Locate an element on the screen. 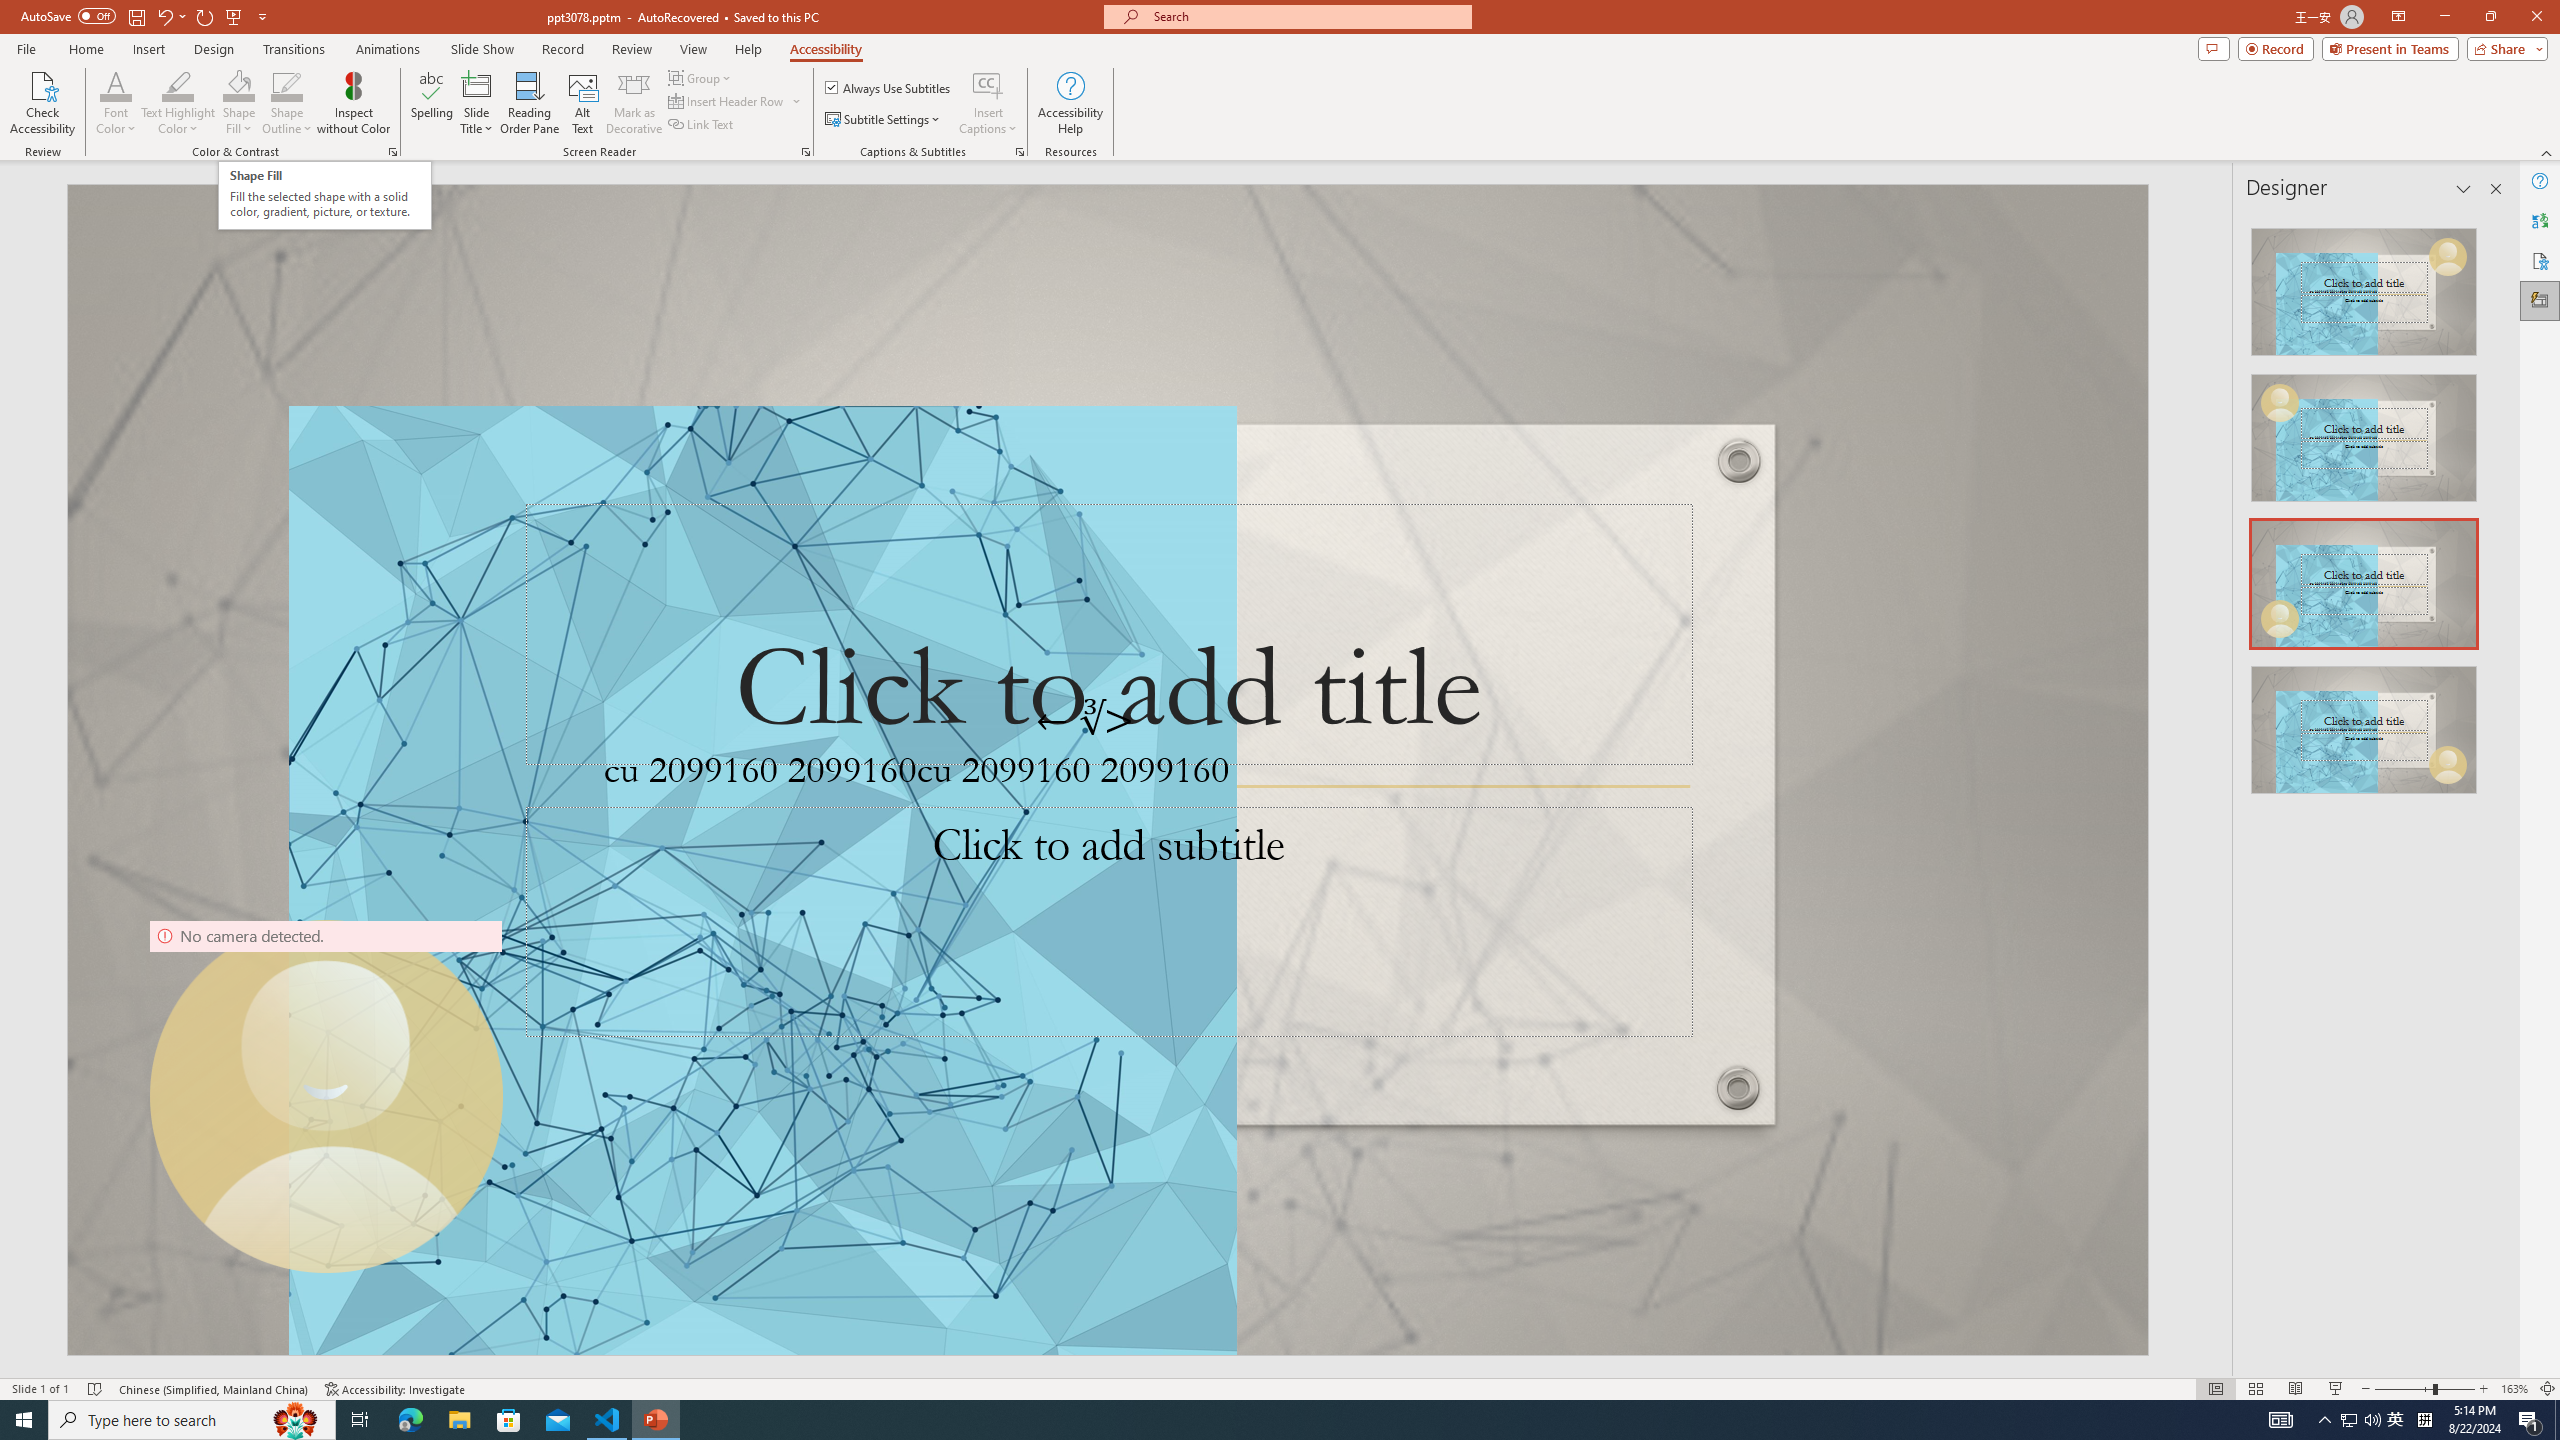 This screenshot has height=1440, width=2560. 'Title TextBox' is located at coordinates (1108, 633).